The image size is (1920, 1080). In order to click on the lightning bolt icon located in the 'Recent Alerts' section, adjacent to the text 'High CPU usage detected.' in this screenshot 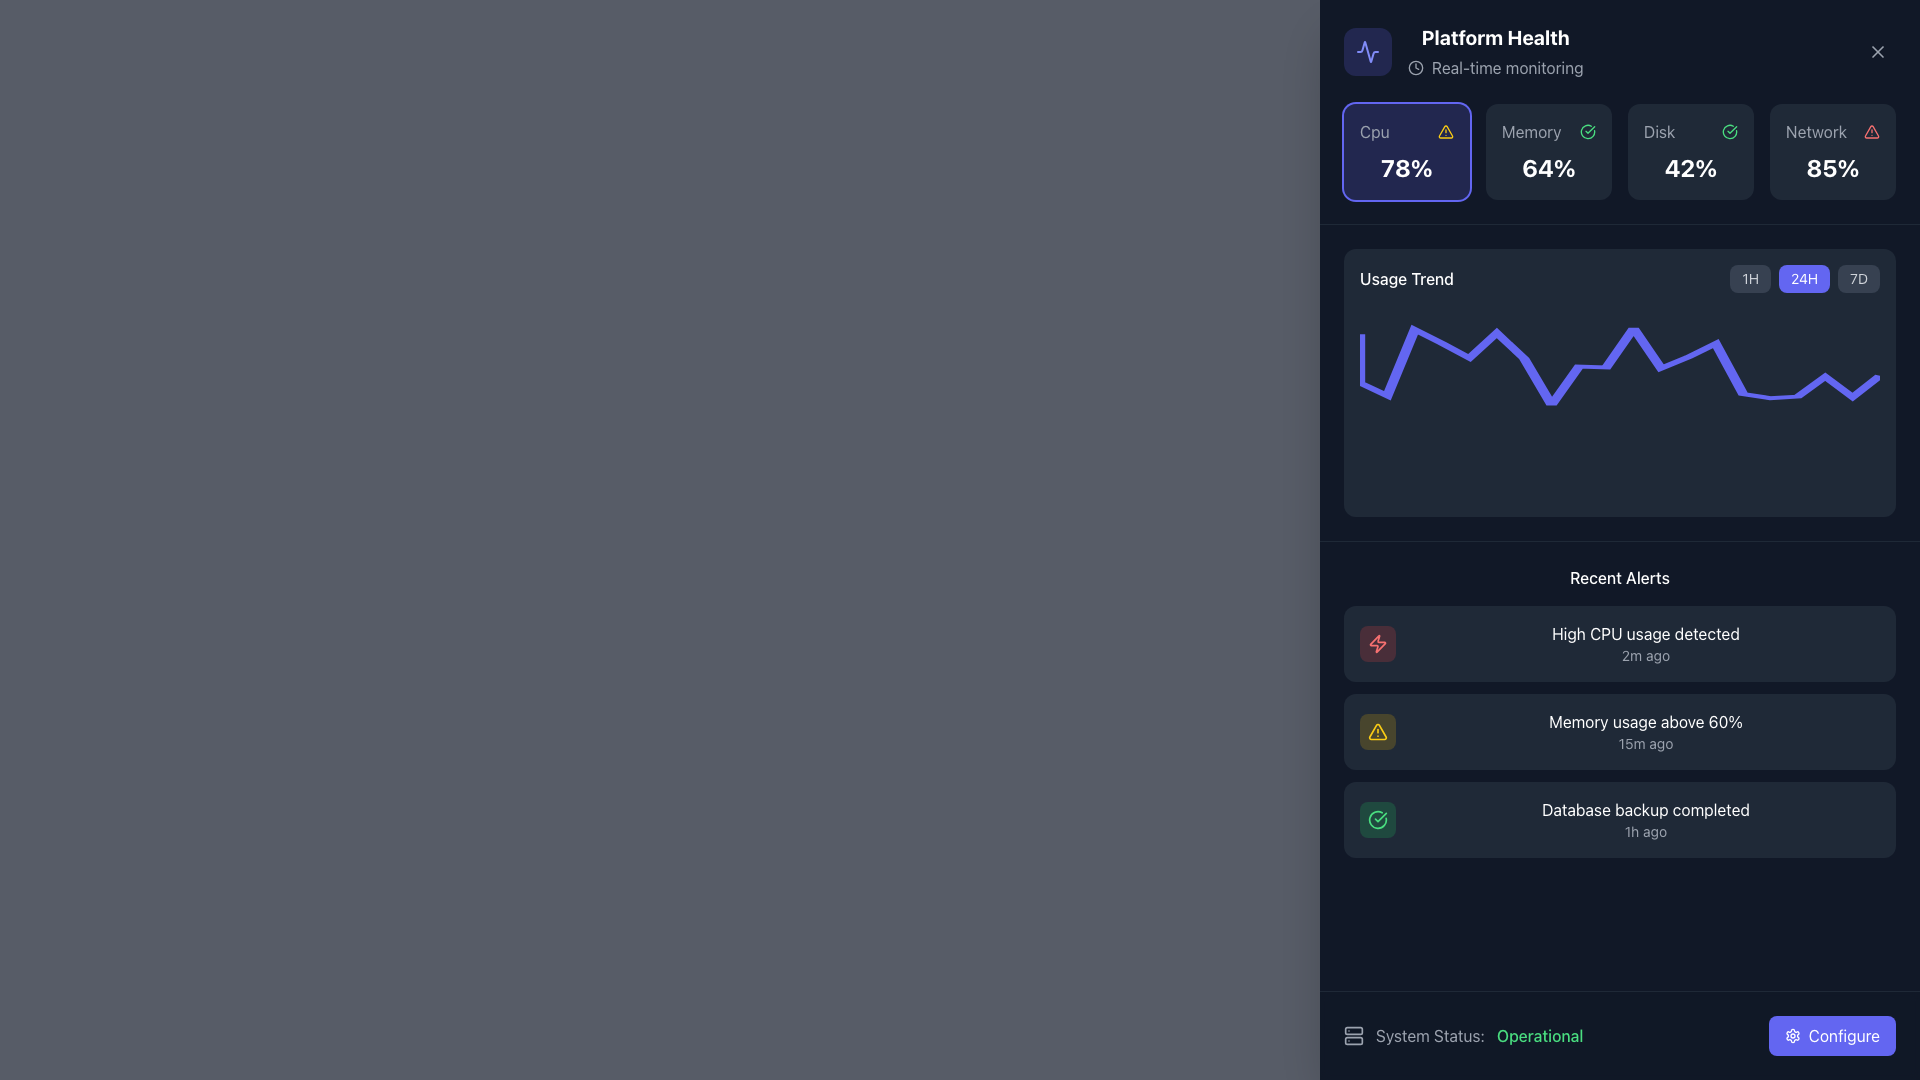, I will do `click(1376, 644)`.